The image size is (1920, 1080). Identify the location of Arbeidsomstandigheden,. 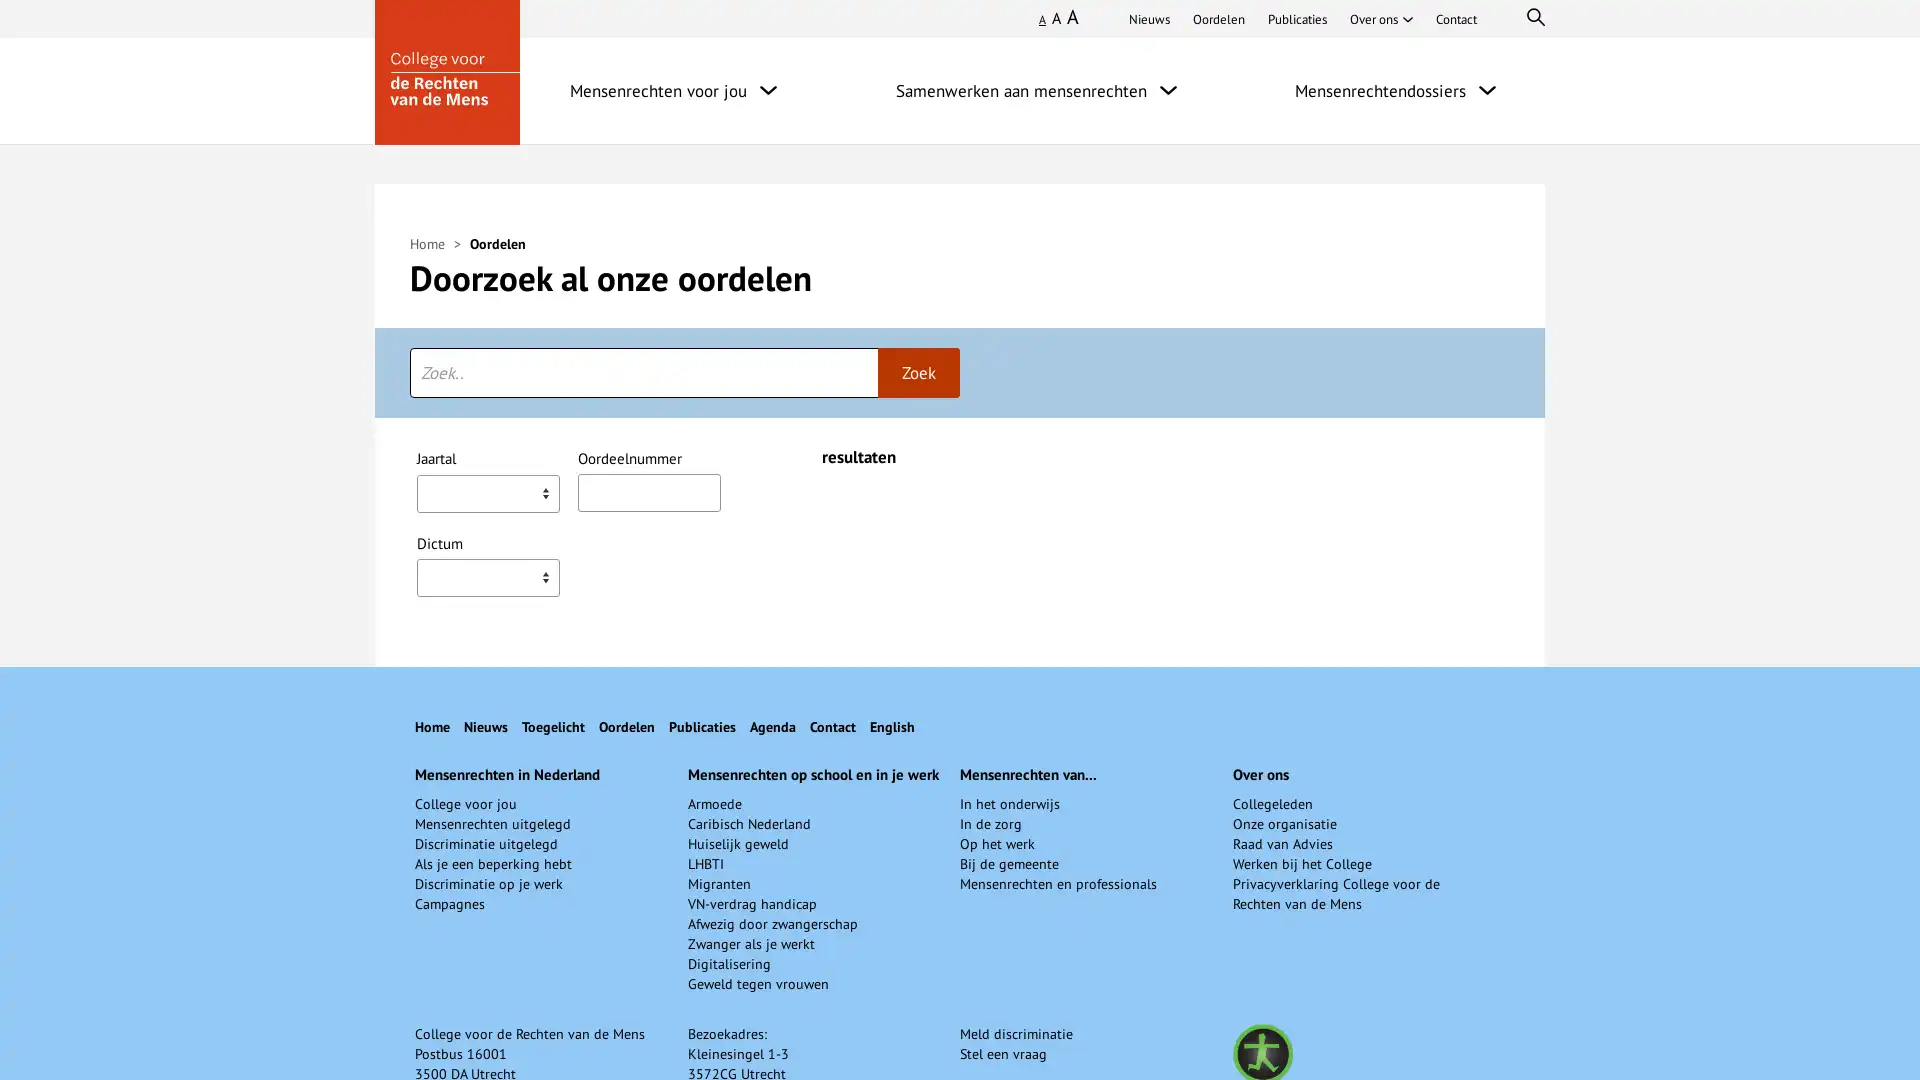
(971, 587).